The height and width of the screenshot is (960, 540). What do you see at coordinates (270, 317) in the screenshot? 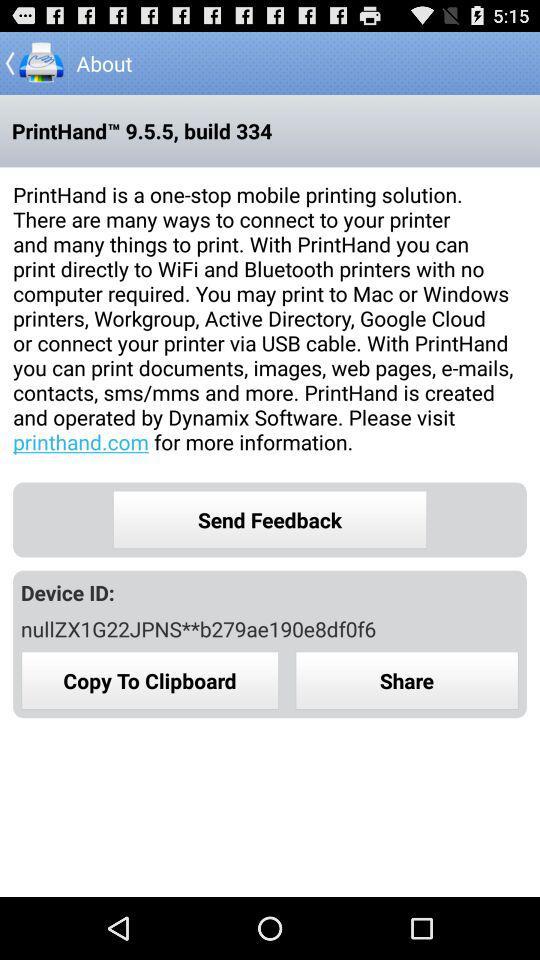
I see `printhand is a icon` at bounding box center [270, 317].